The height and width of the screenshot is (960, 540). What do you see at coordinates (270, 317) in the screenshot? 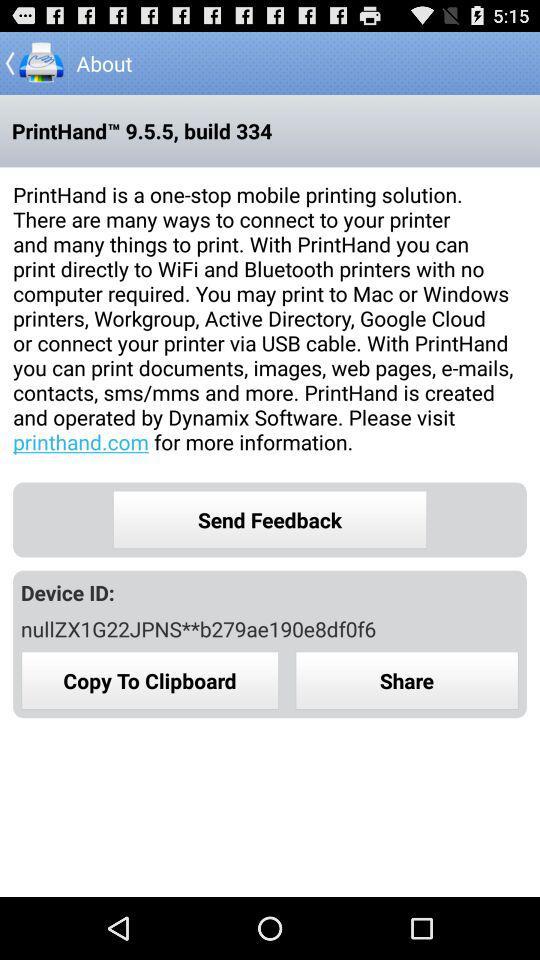
I see `printhand is a icon` at bounding box center [270, 317].